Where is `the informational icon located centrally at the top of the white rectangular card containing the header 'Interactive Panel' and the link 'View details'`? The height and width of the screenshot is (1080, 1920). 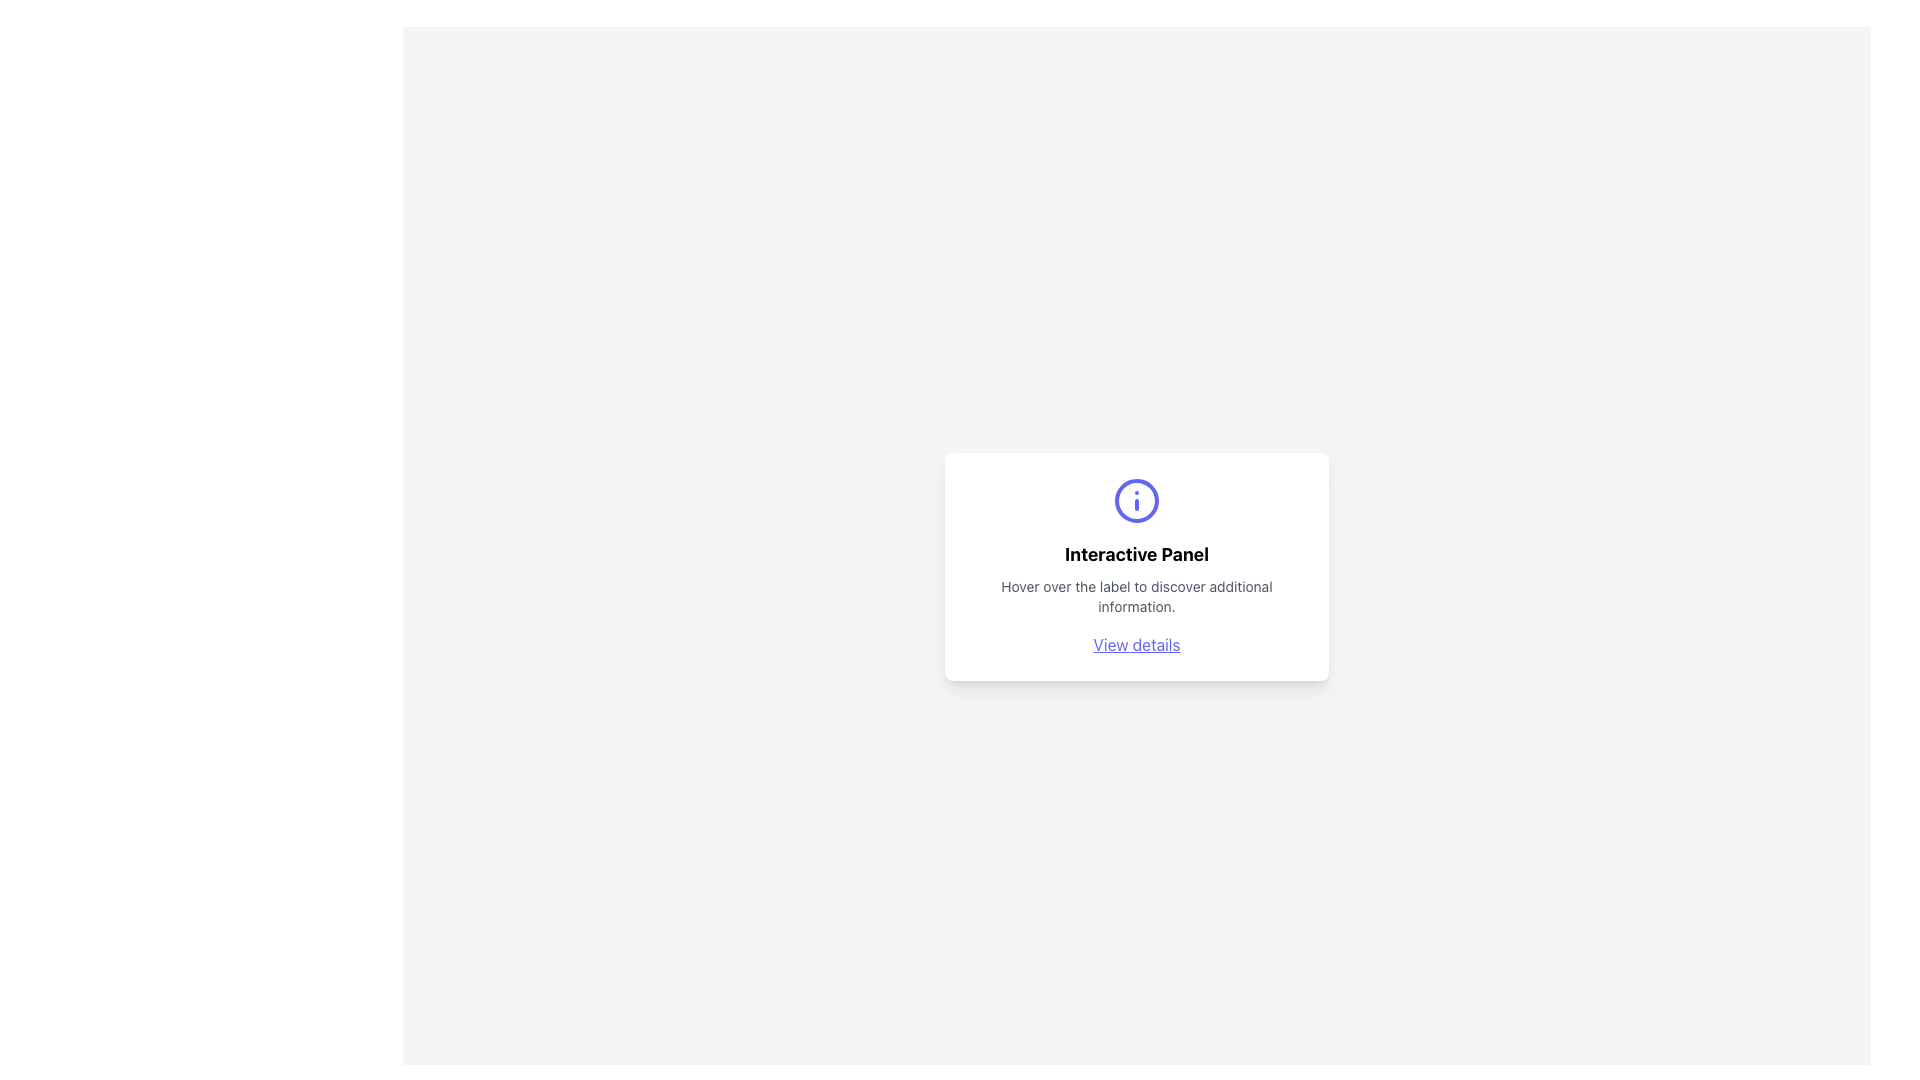
the informational icon located centrally at the top of the white rectangular card containing the header 'Interactive Panel' and the link 'View details' is located at coordinates (1137, 500).